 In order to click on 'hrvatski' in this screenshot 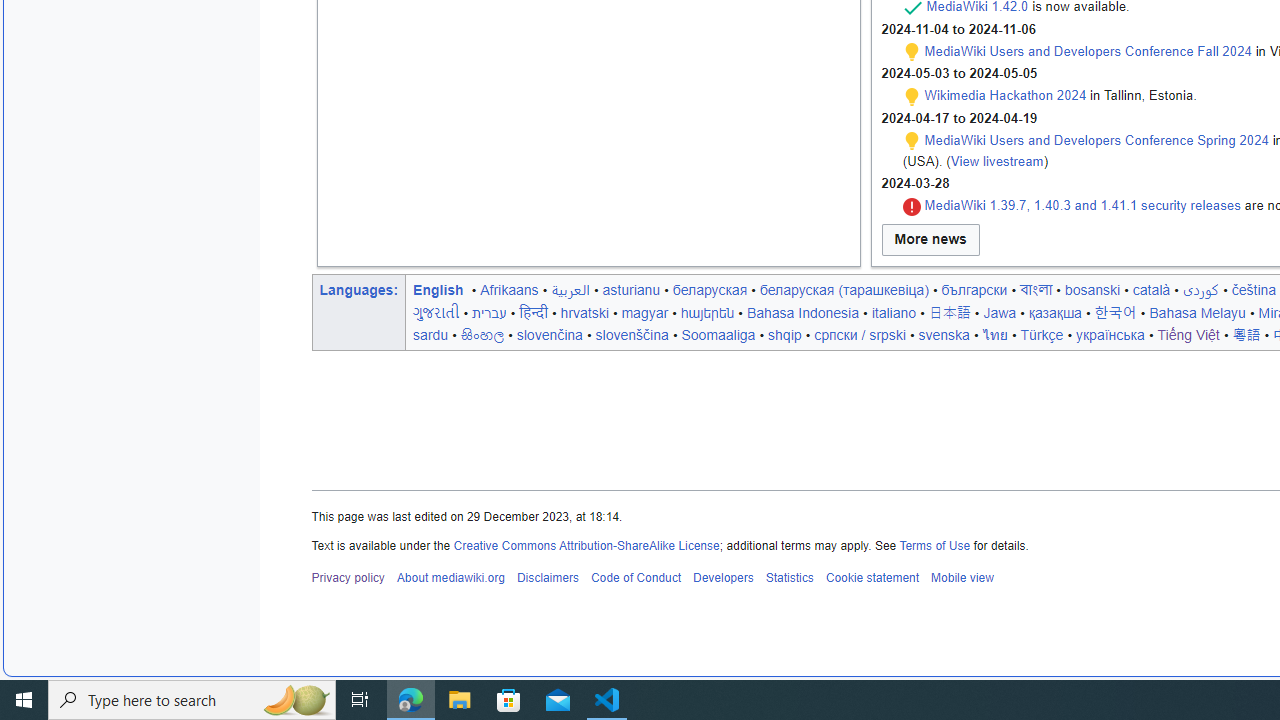, I will do `click(583, 312)`.